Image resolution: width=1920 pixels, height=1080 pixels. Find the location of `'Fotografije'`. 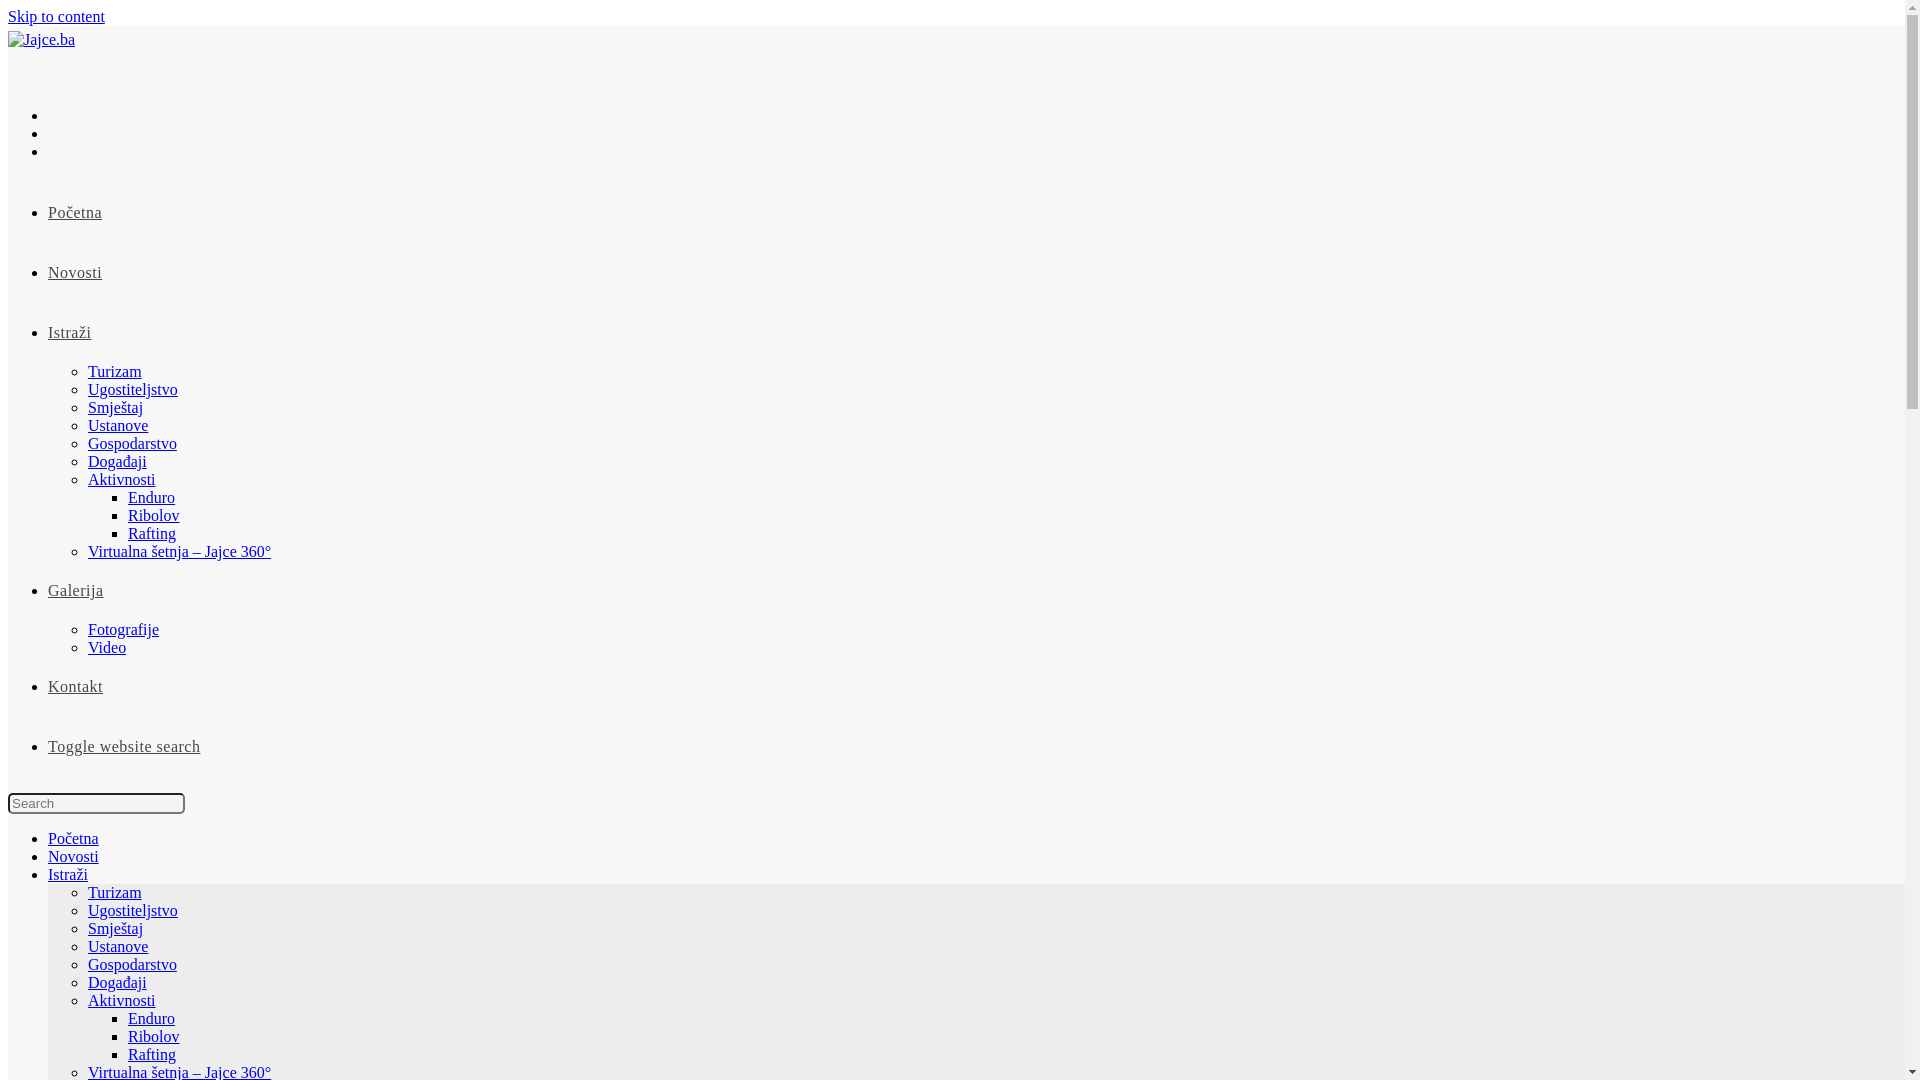

'Fotografije' is located at coordinates (122, 628).